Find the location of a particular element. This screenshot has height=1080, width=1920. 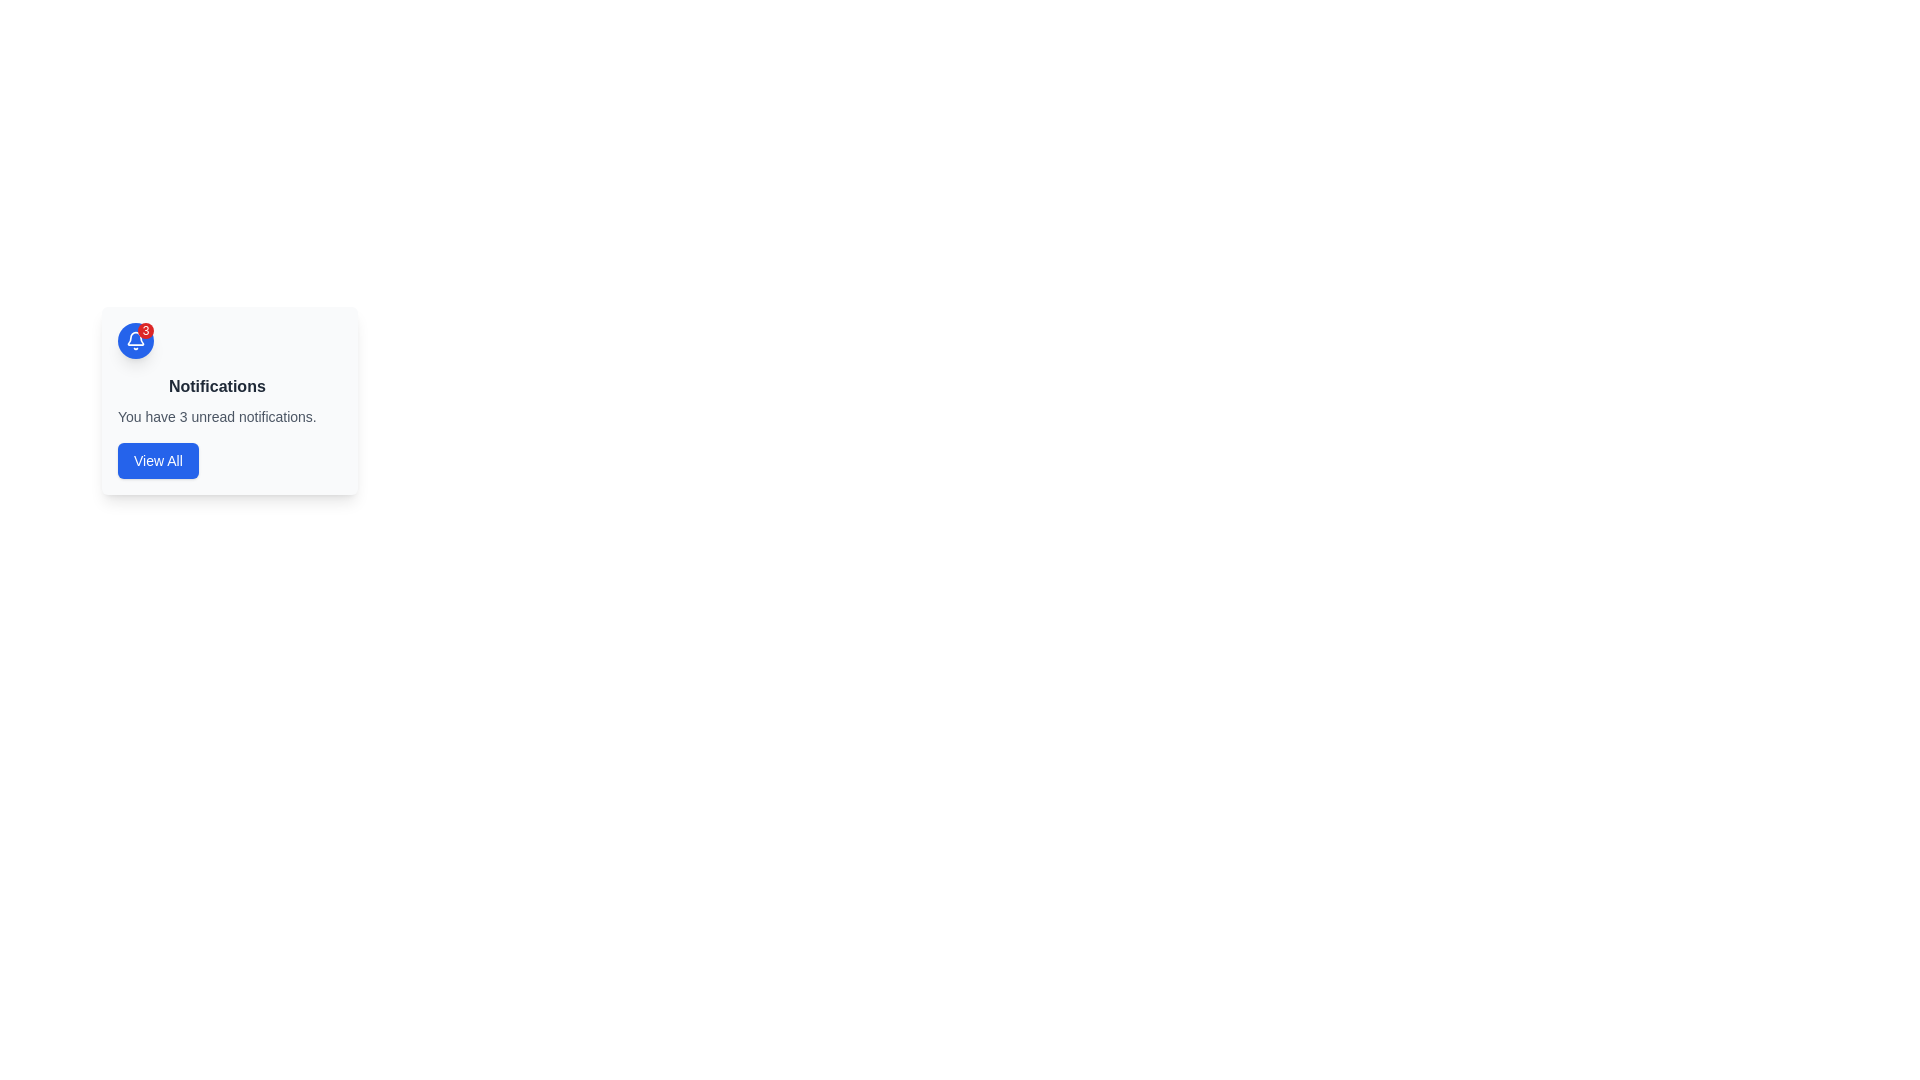

the central notification icon within a rounded blue background located at the top-left corner of the card, aligned with the 'Notifications' text and positioned above the notification number badge is located at coordinates (134, 339).